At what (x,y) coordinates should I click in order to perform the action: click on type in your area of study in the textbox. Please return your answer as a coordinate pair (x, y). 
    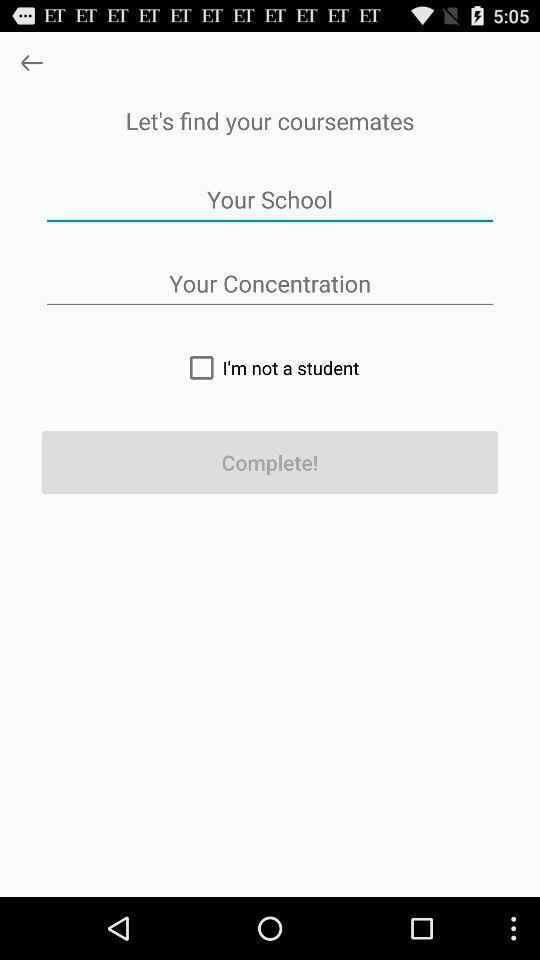
    Looking at the image, I should click on (270, 282).